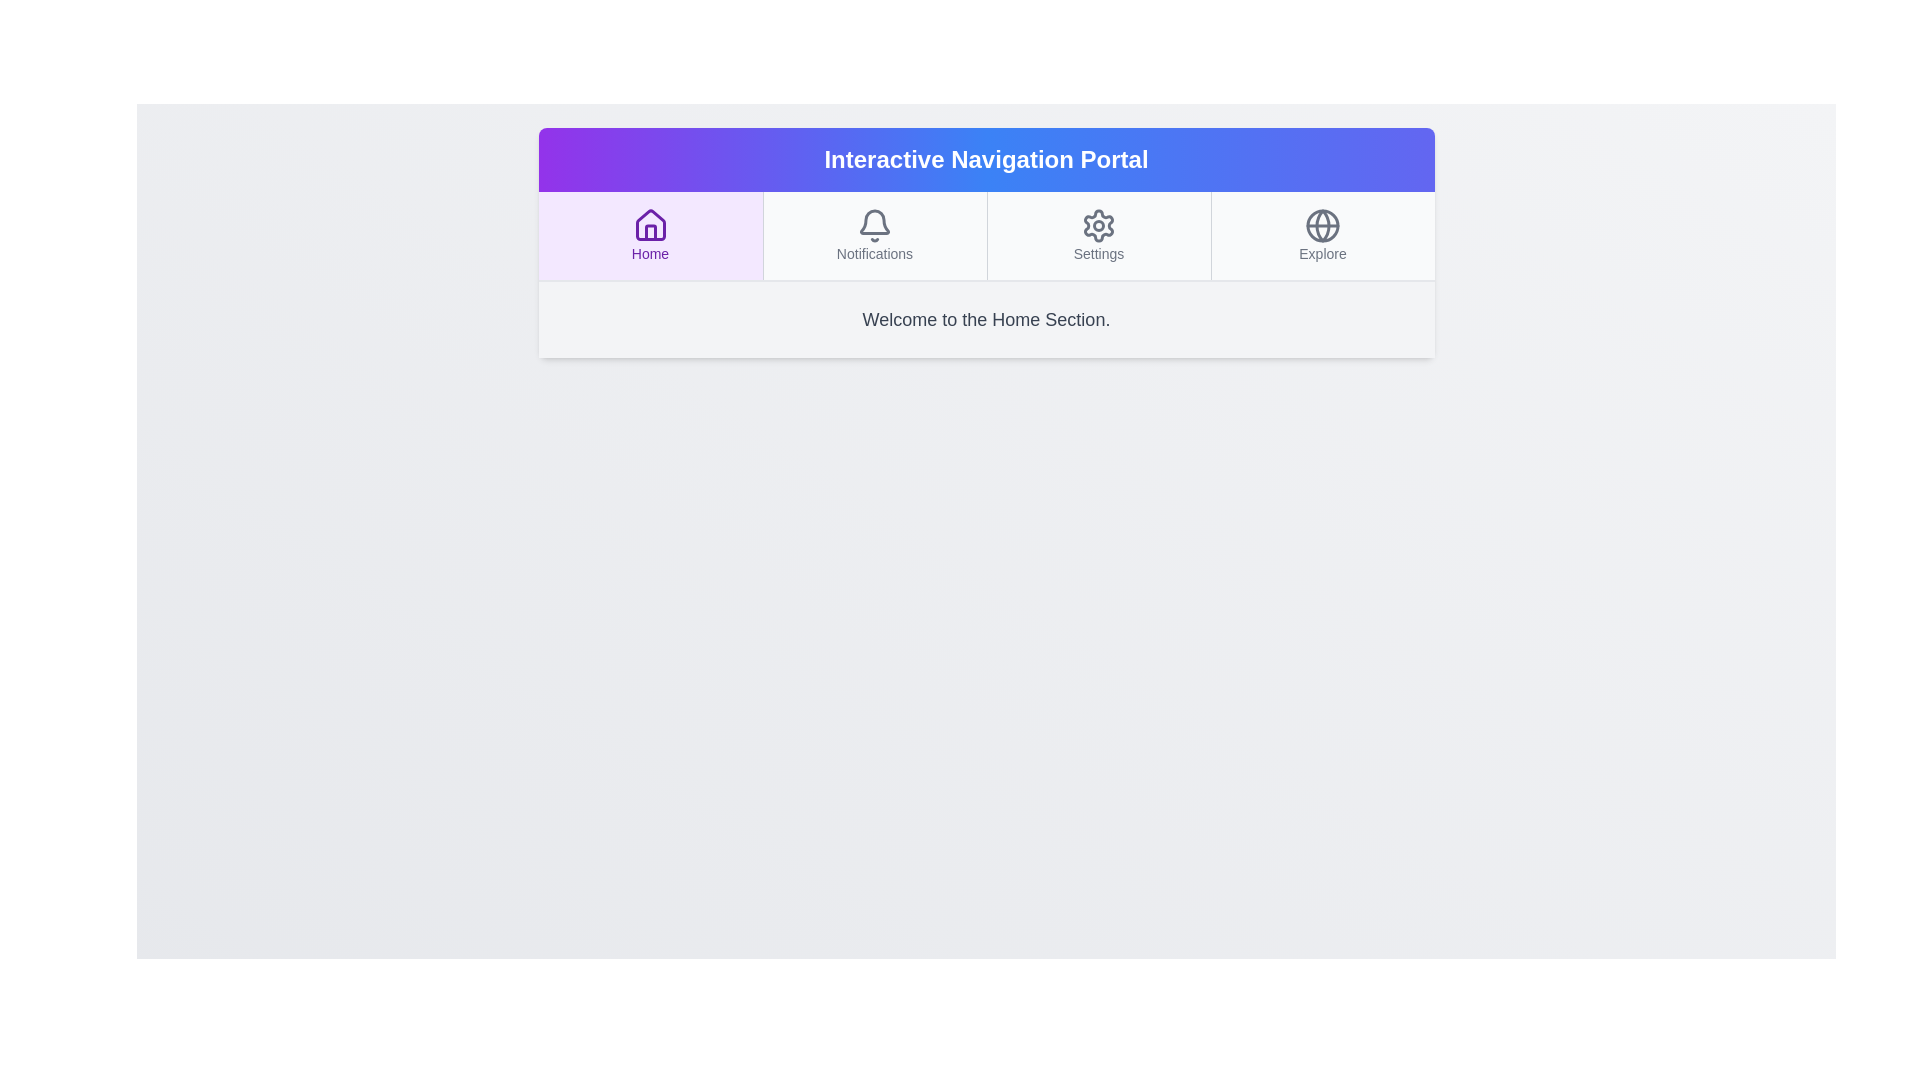 This screenshot has width=1920, height=1080. What do you see at coordinates (874, 234) in the screenshot?
I see `the clickable navigation item representing notifications, which is styled with a gray color scheme and positioned above the text 'Notifications' in the navigation bar` at bounding box center [874, 234].